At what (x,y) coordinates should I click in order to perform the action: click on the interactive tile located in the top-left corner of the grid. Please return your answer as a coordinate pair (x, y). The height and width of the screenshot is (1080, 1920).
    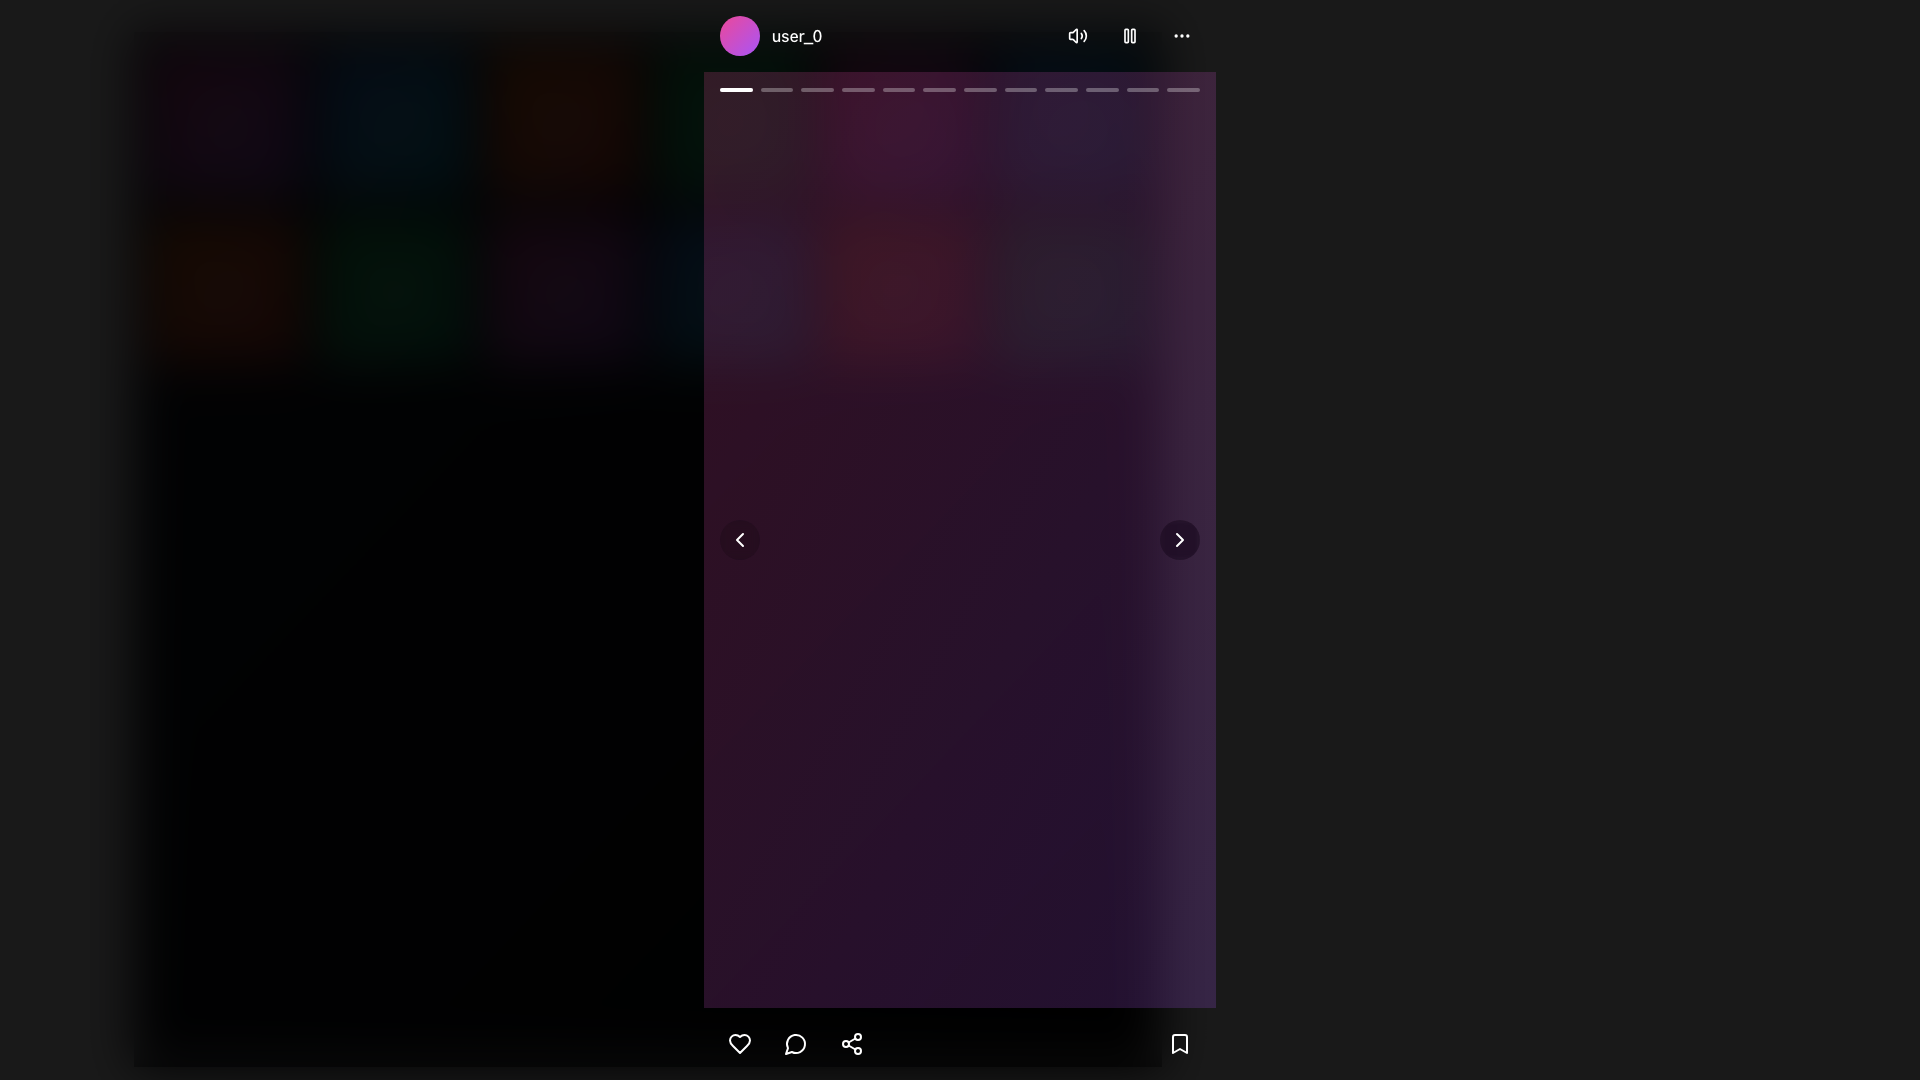
    Looking at the image, I should click on (226, 124).